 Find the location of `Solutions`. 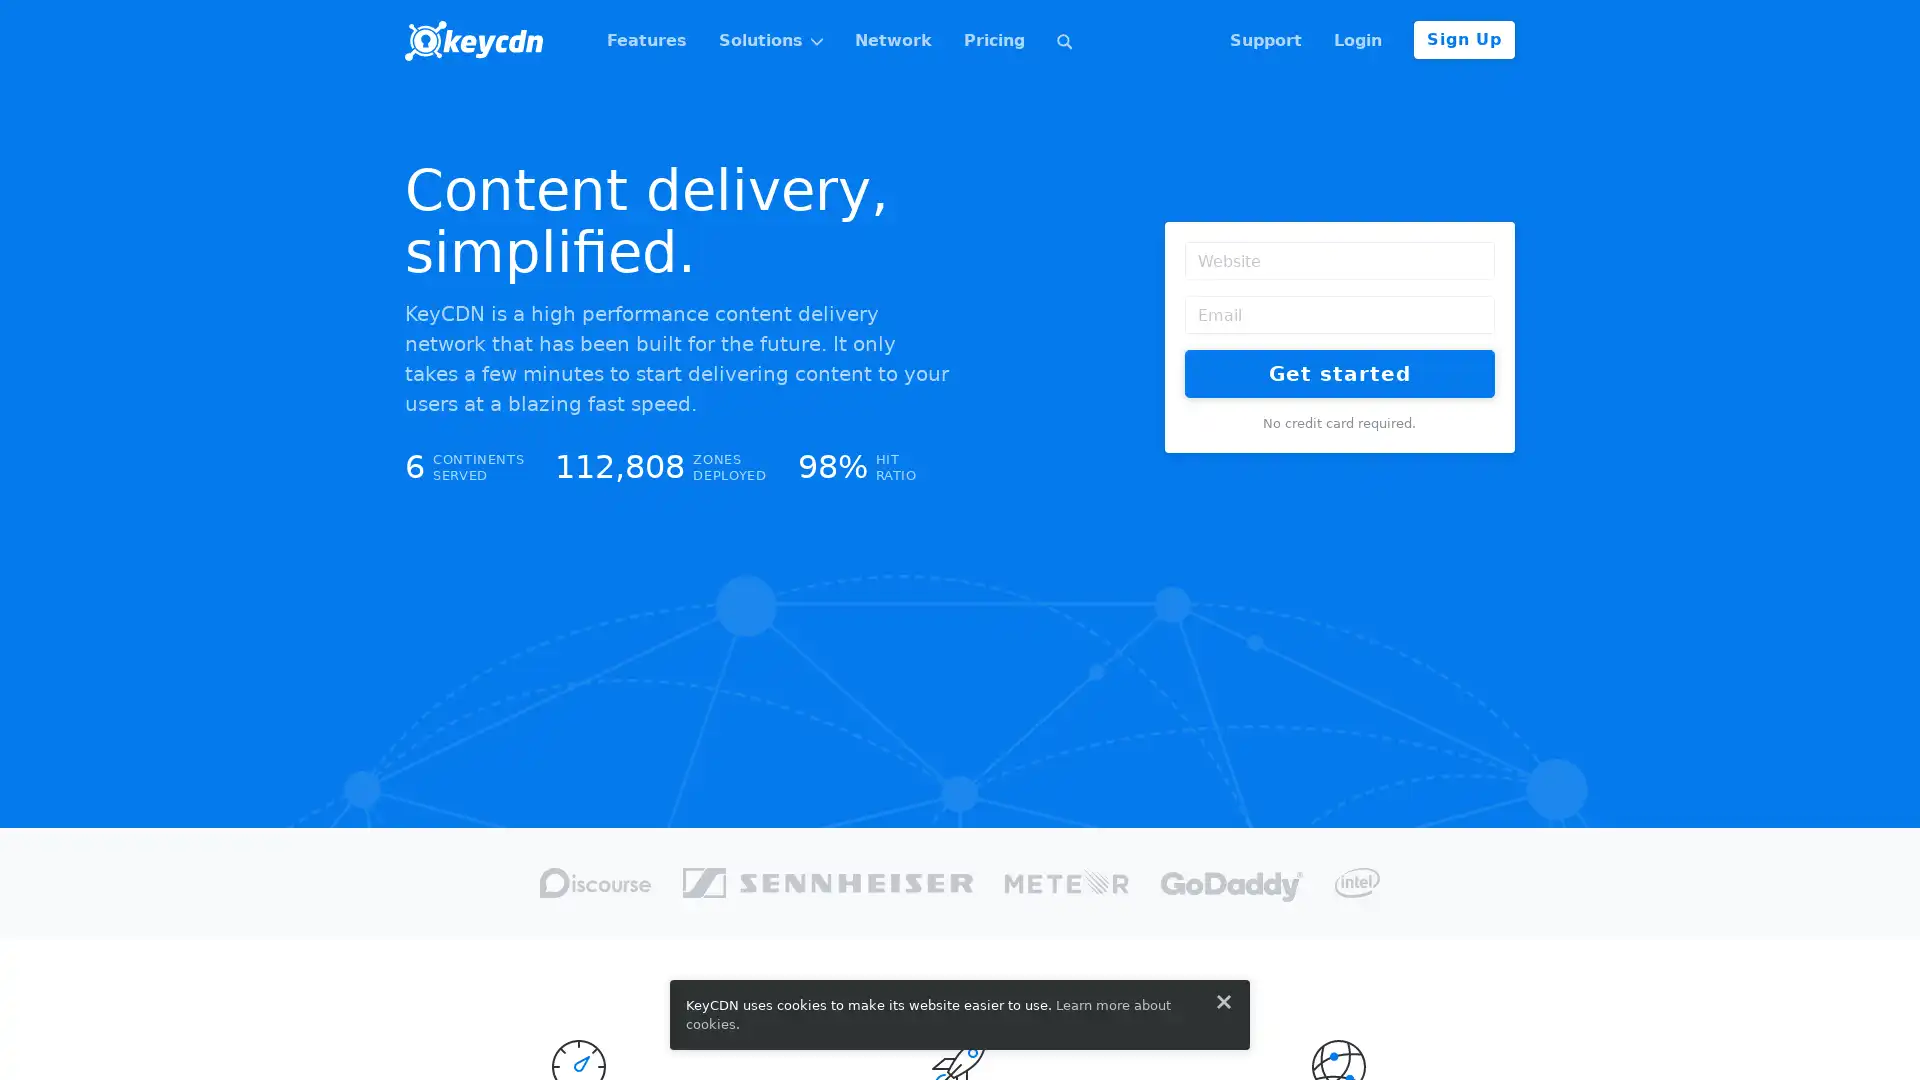

Solutions is located at coordinates (769, 41).